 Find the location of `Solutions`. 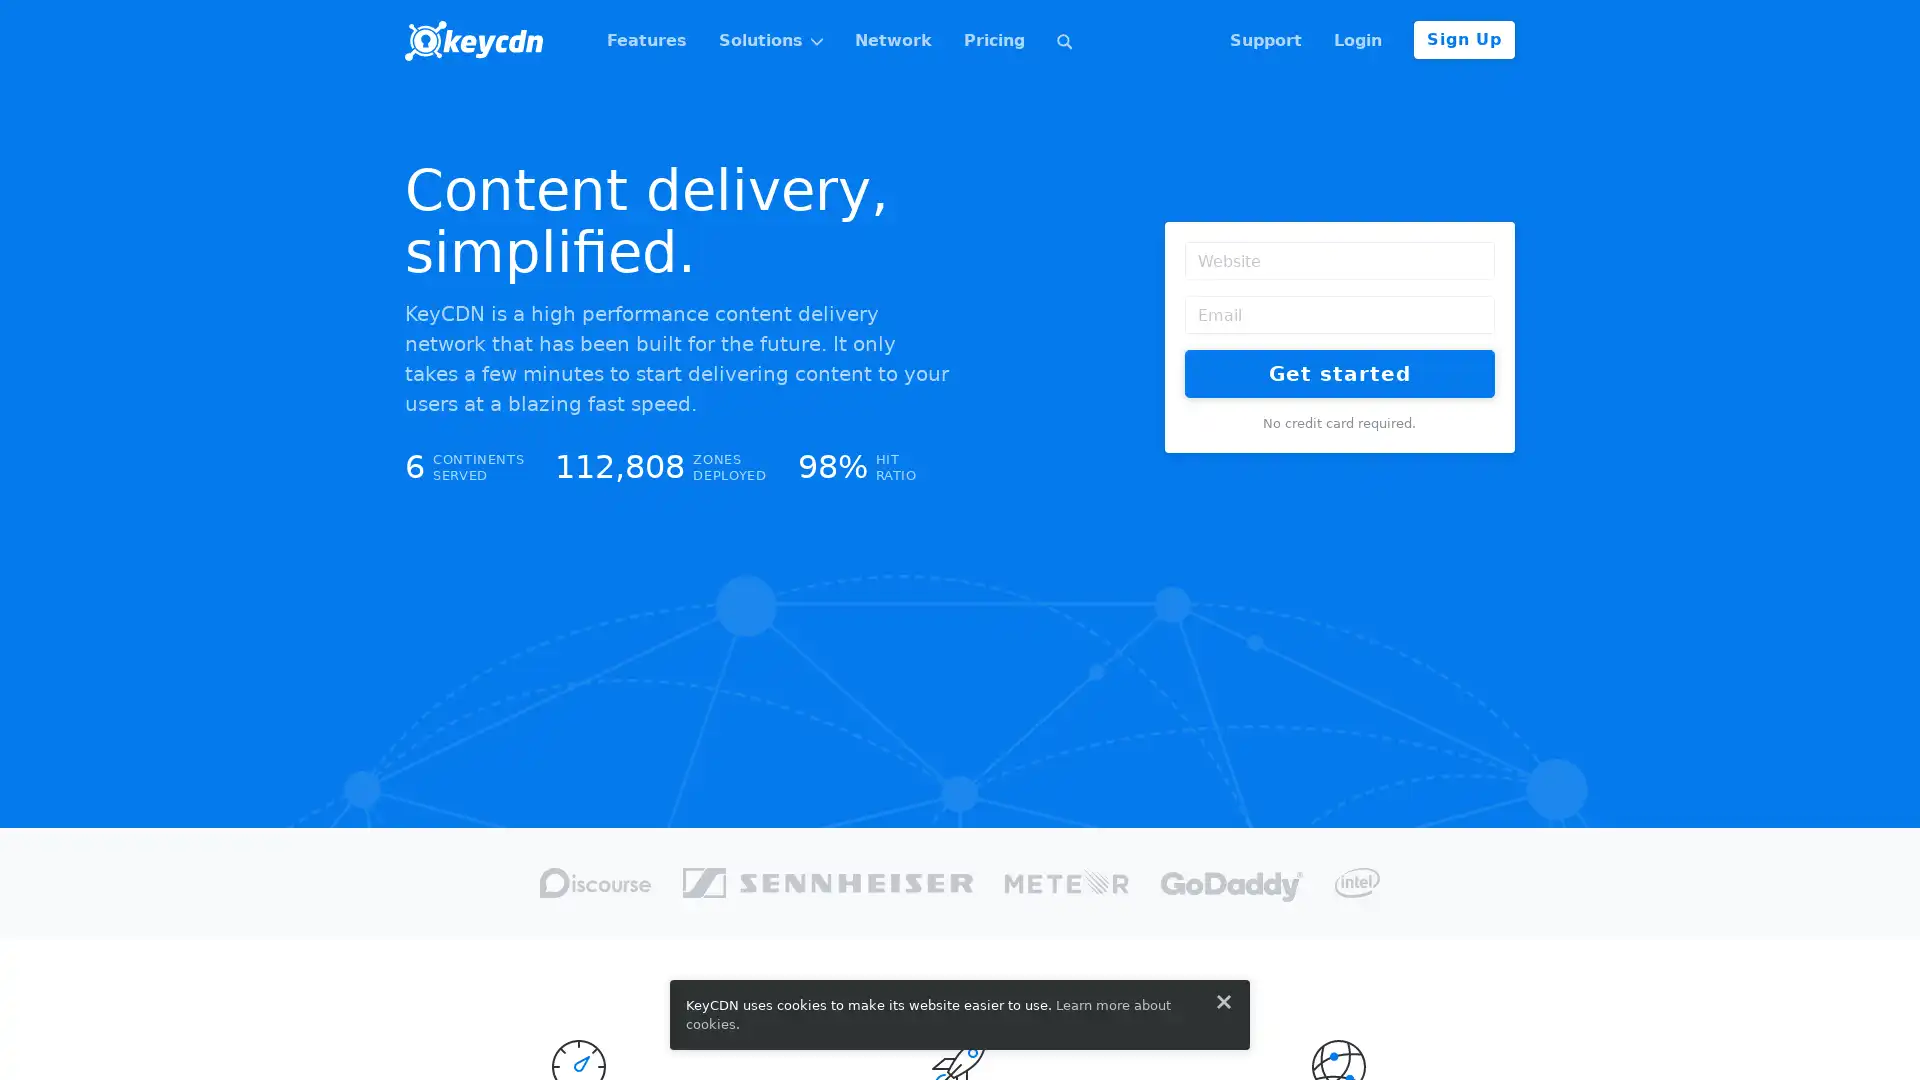

Solutions is located at coordinates (769, 41).